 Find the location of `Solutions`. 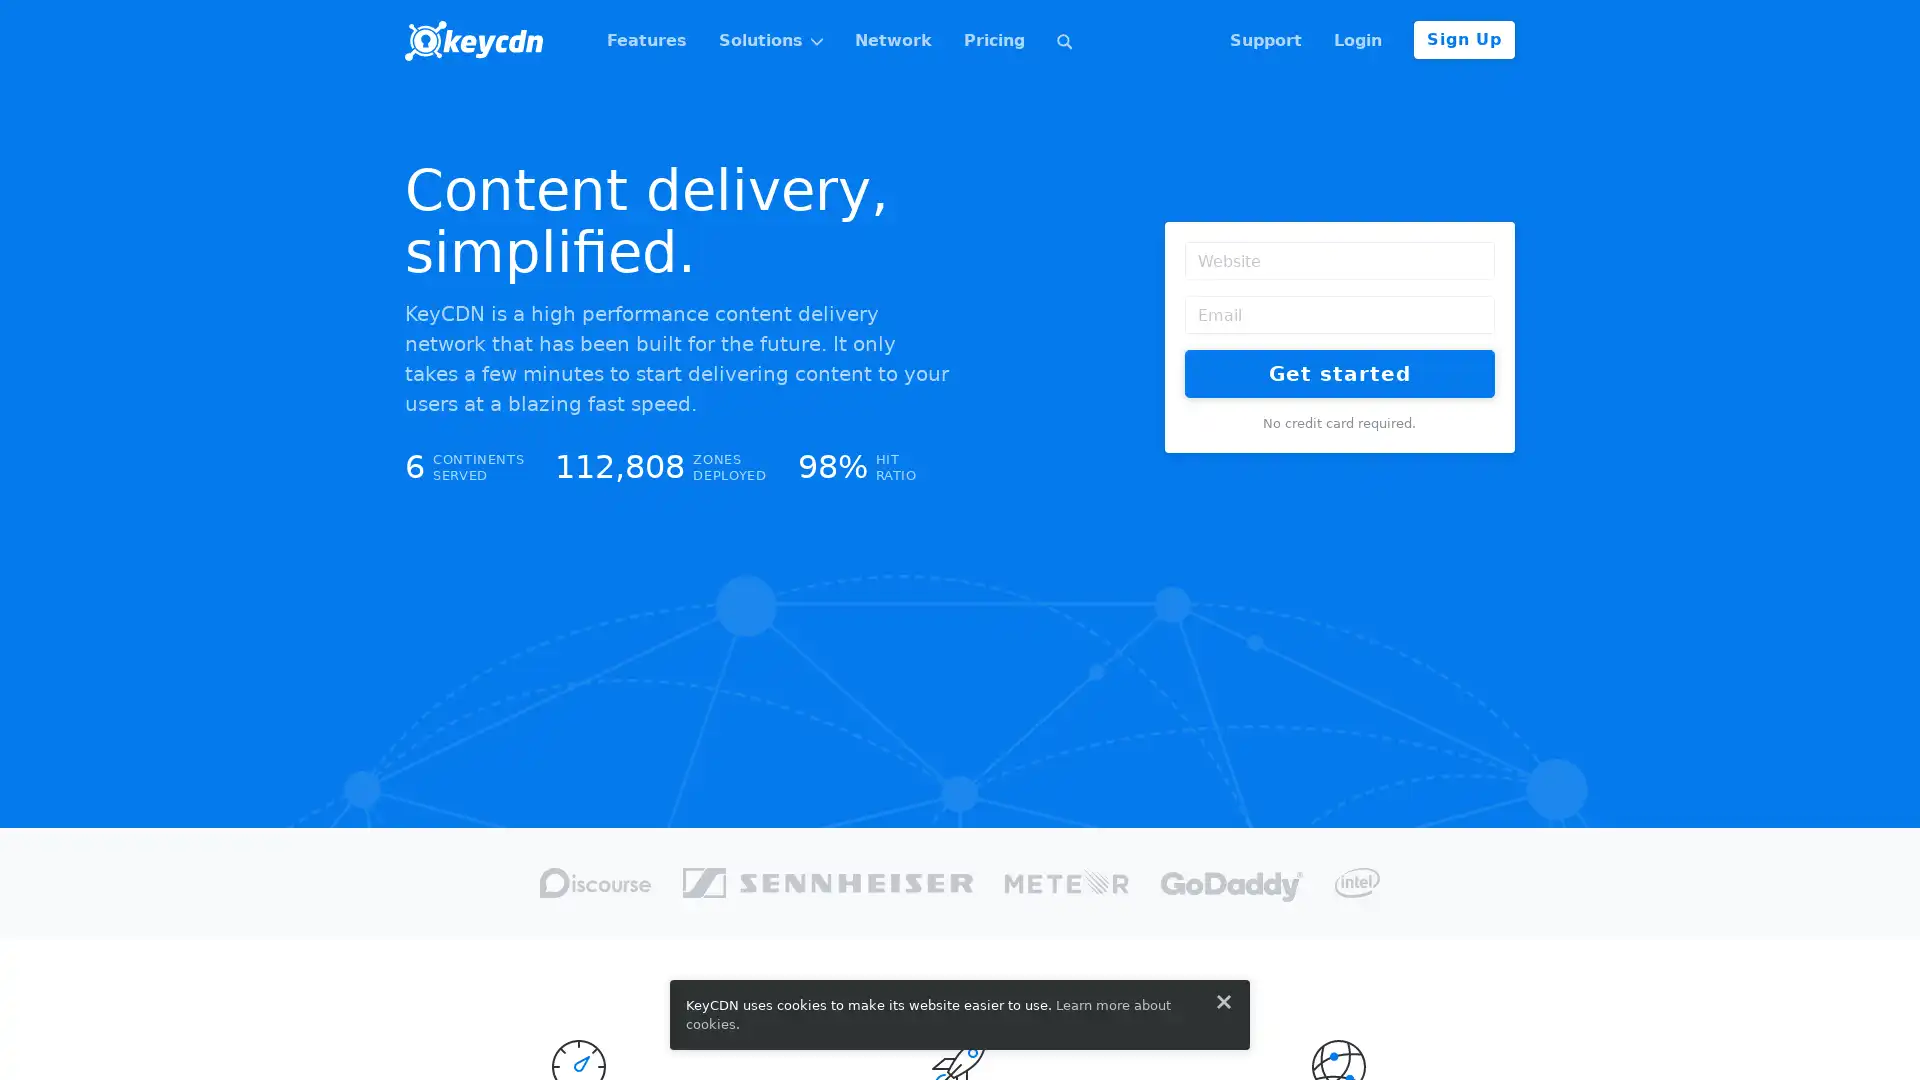

Solutions is located at coordinates (769, 41).